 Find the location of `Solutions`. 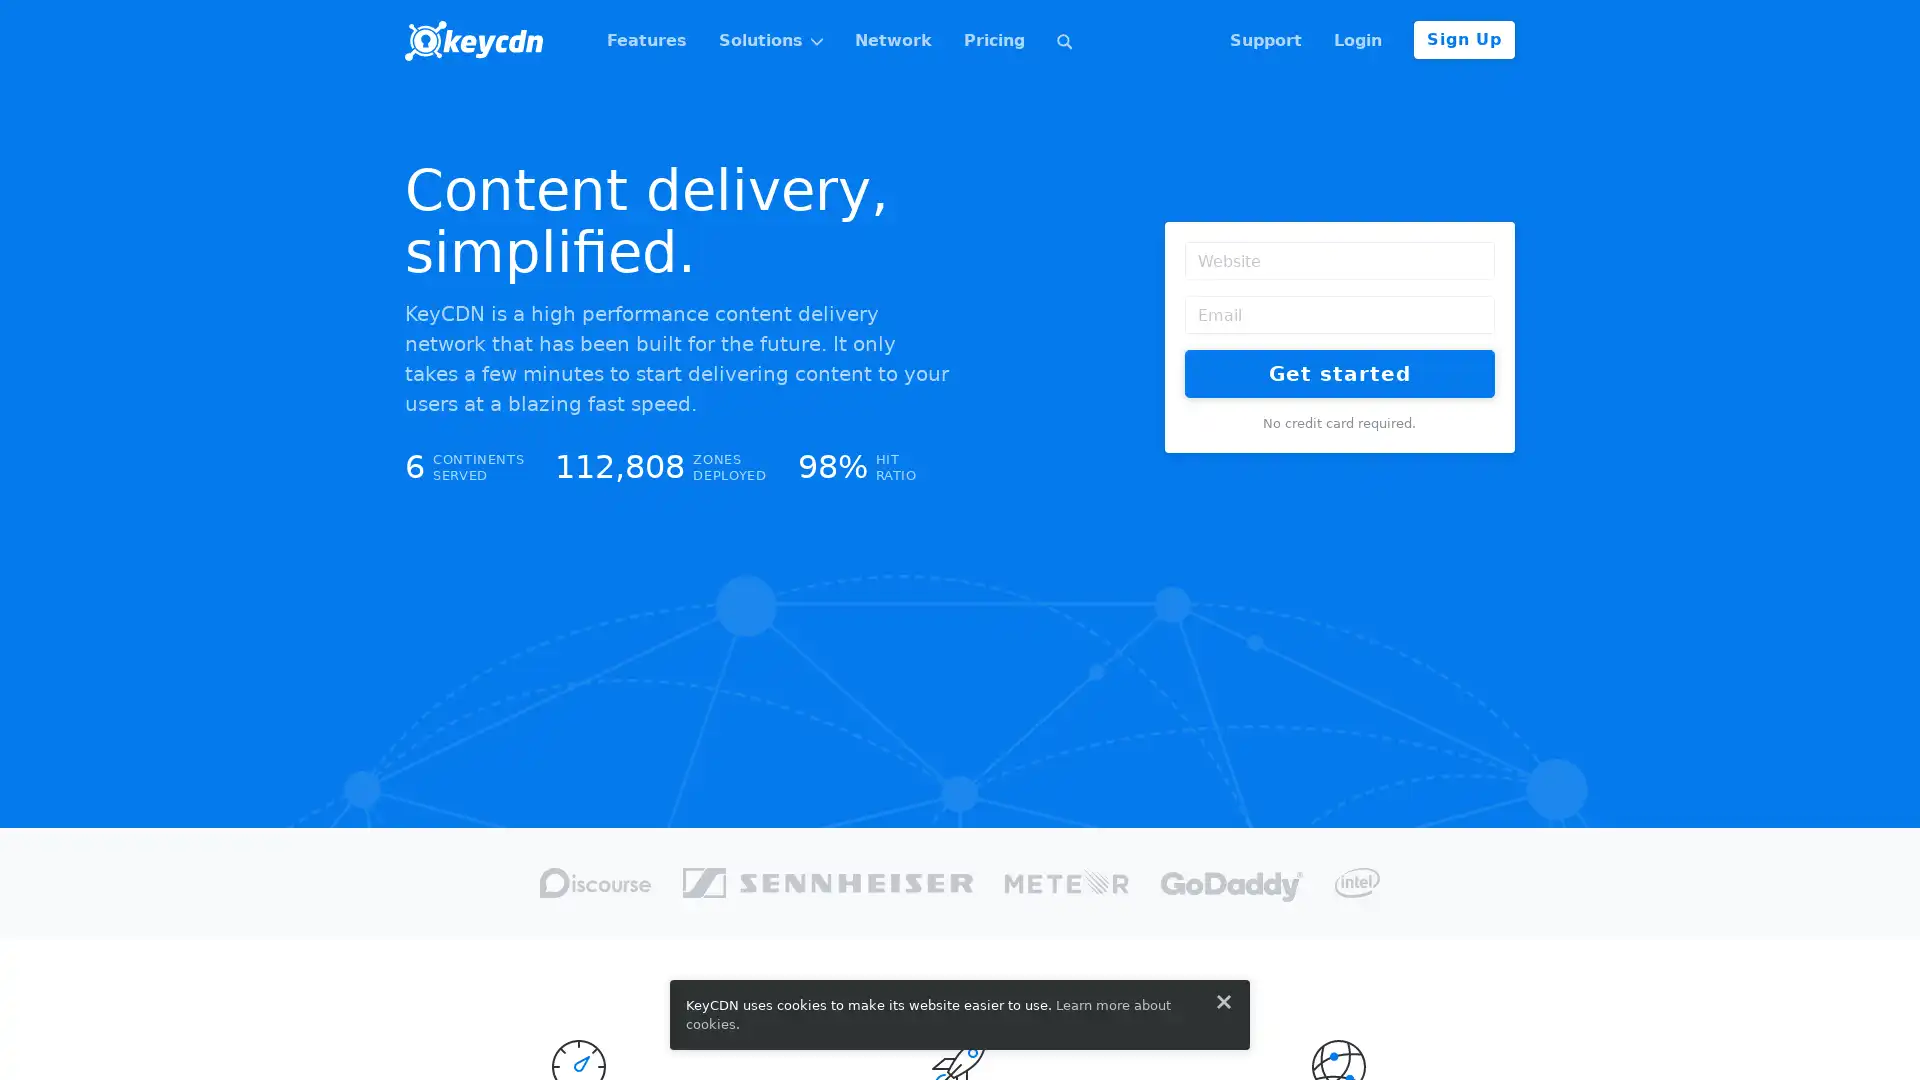

Solutions is located at coordinates (769, 41).